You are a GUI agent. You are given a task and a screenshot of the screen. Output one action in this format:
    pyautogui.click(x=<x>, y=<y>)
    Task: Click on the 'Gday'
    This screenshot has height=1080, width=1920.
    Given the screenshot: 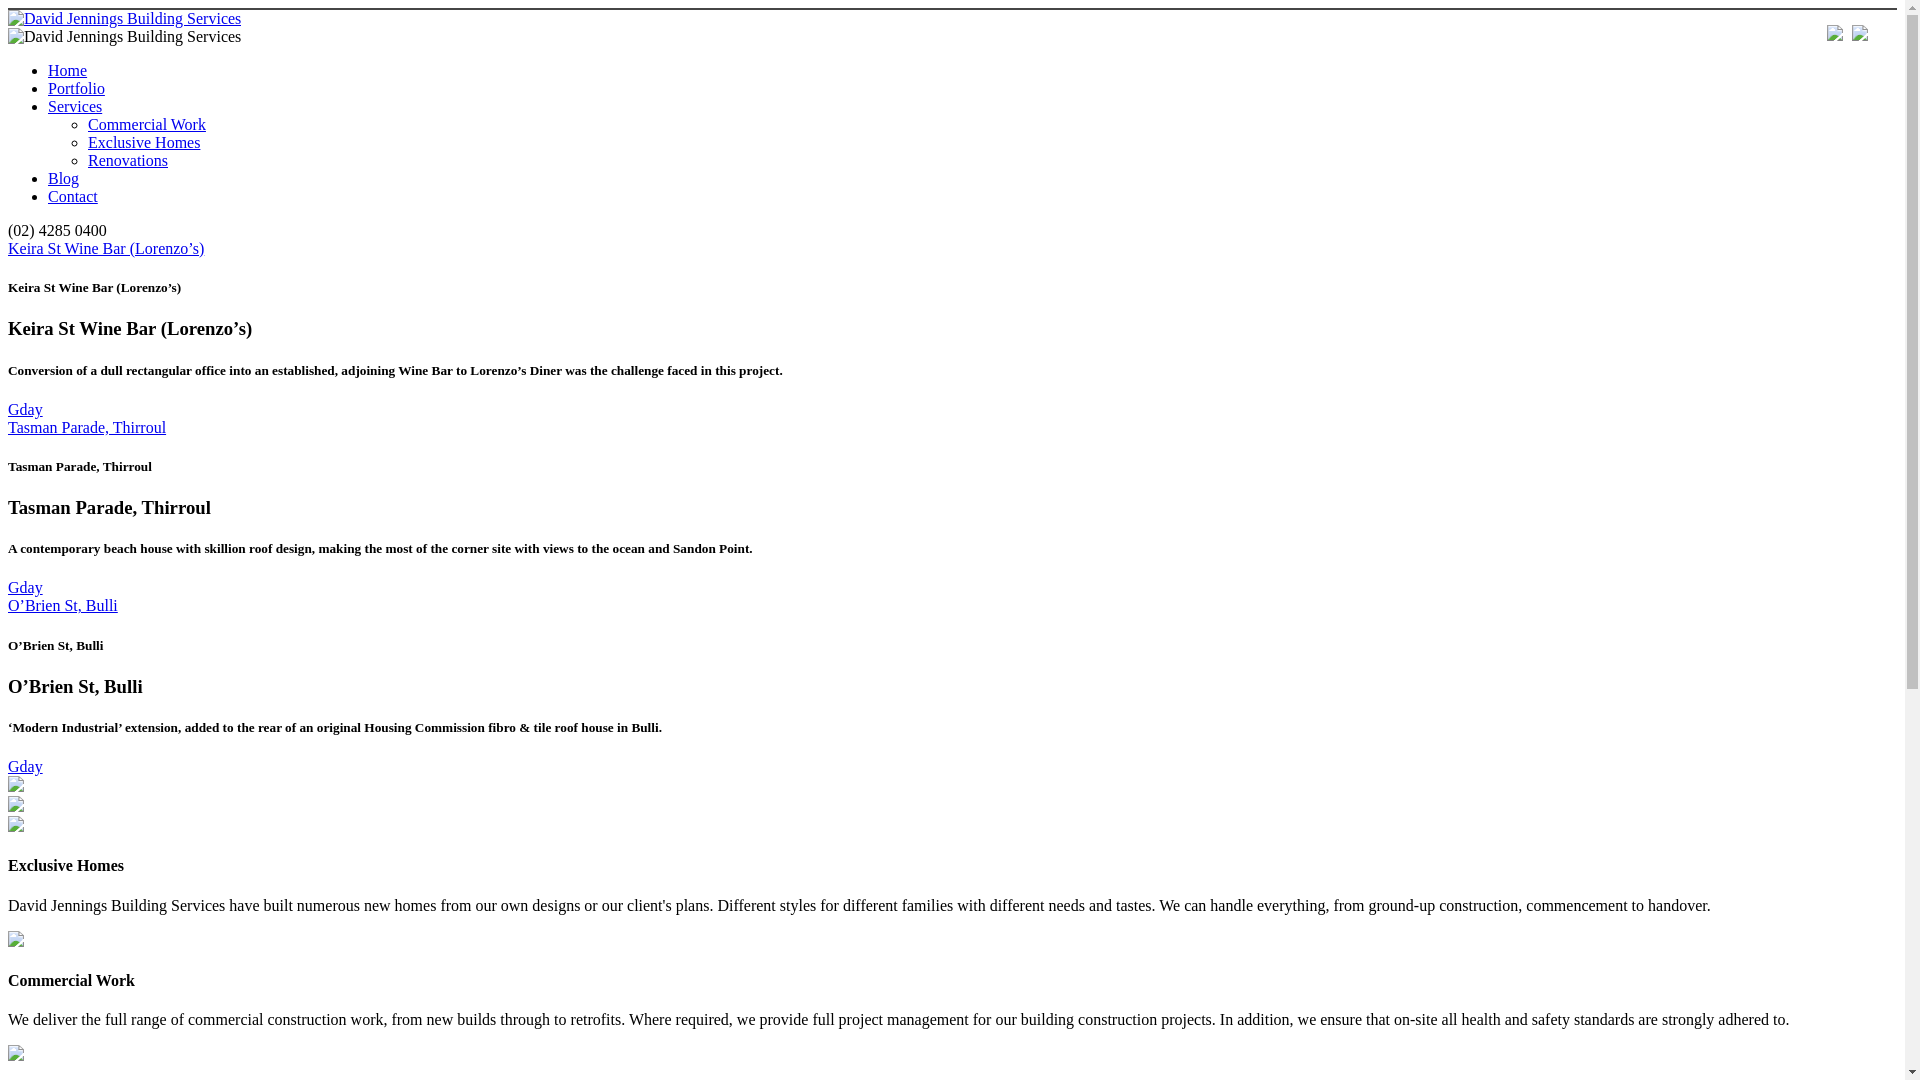 What is the action you would take?
    pyautogui.click(x=25, y=586)
    